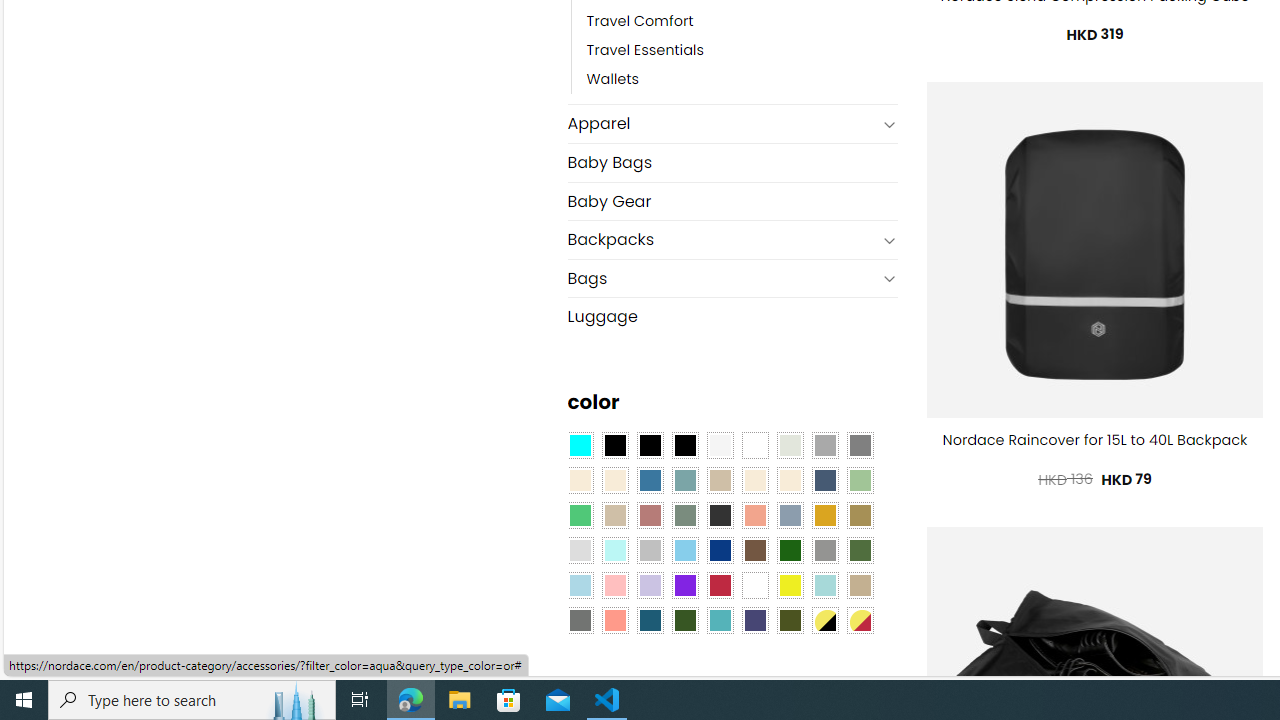 The height and width of the screenshot is (720, 1280). What do you see at coordinates (860, 480) in the screenshot?
I see `'Light Green'` at bounding box center [860, 480].